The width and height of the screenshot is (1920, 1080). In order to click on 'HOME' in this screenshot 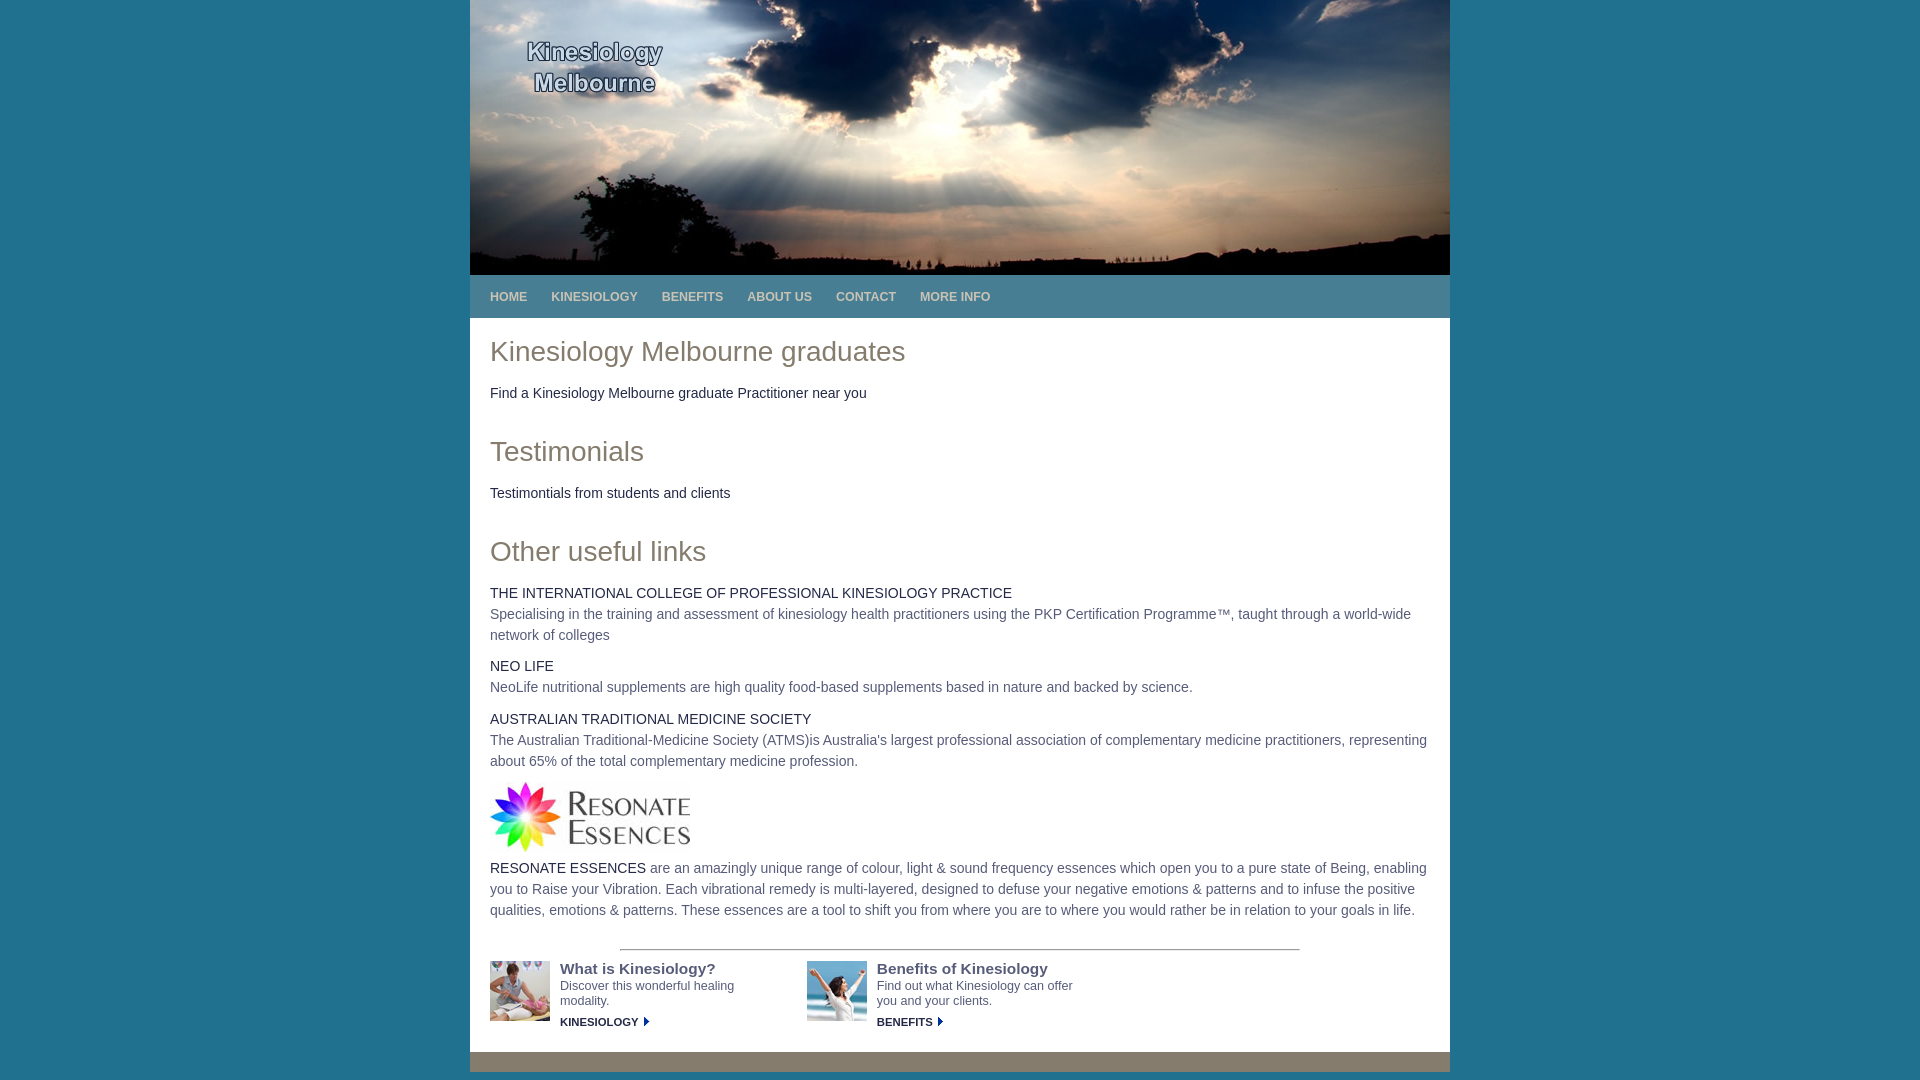, I will do `click(489, 297)`.